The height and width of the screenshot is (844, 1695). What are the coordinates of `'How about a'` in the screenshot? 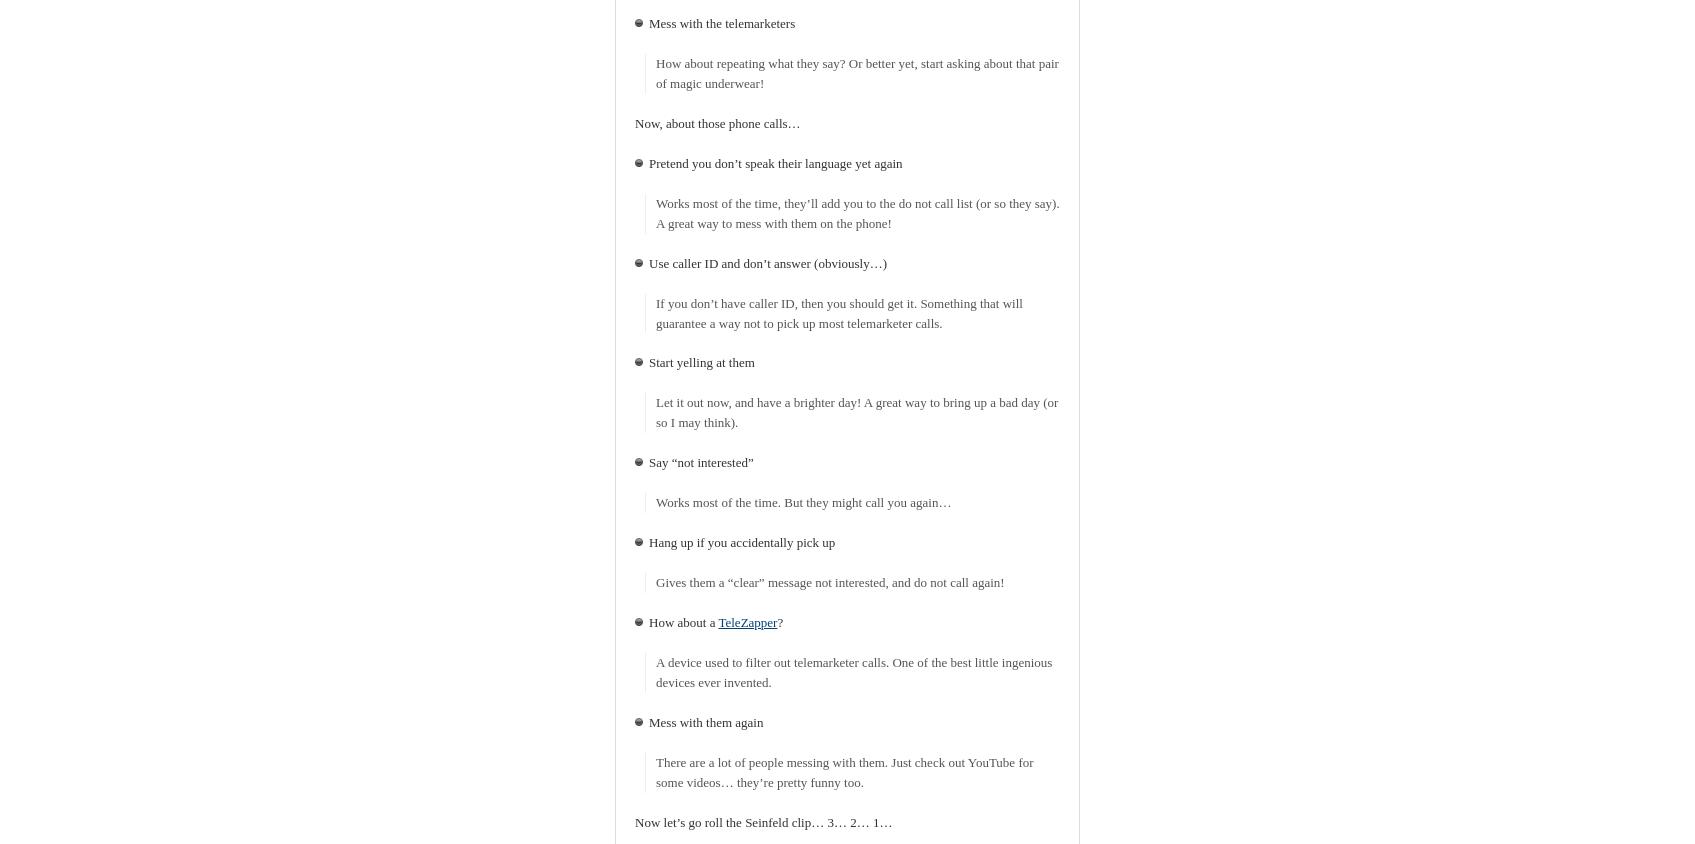 It's located at (648, 622).